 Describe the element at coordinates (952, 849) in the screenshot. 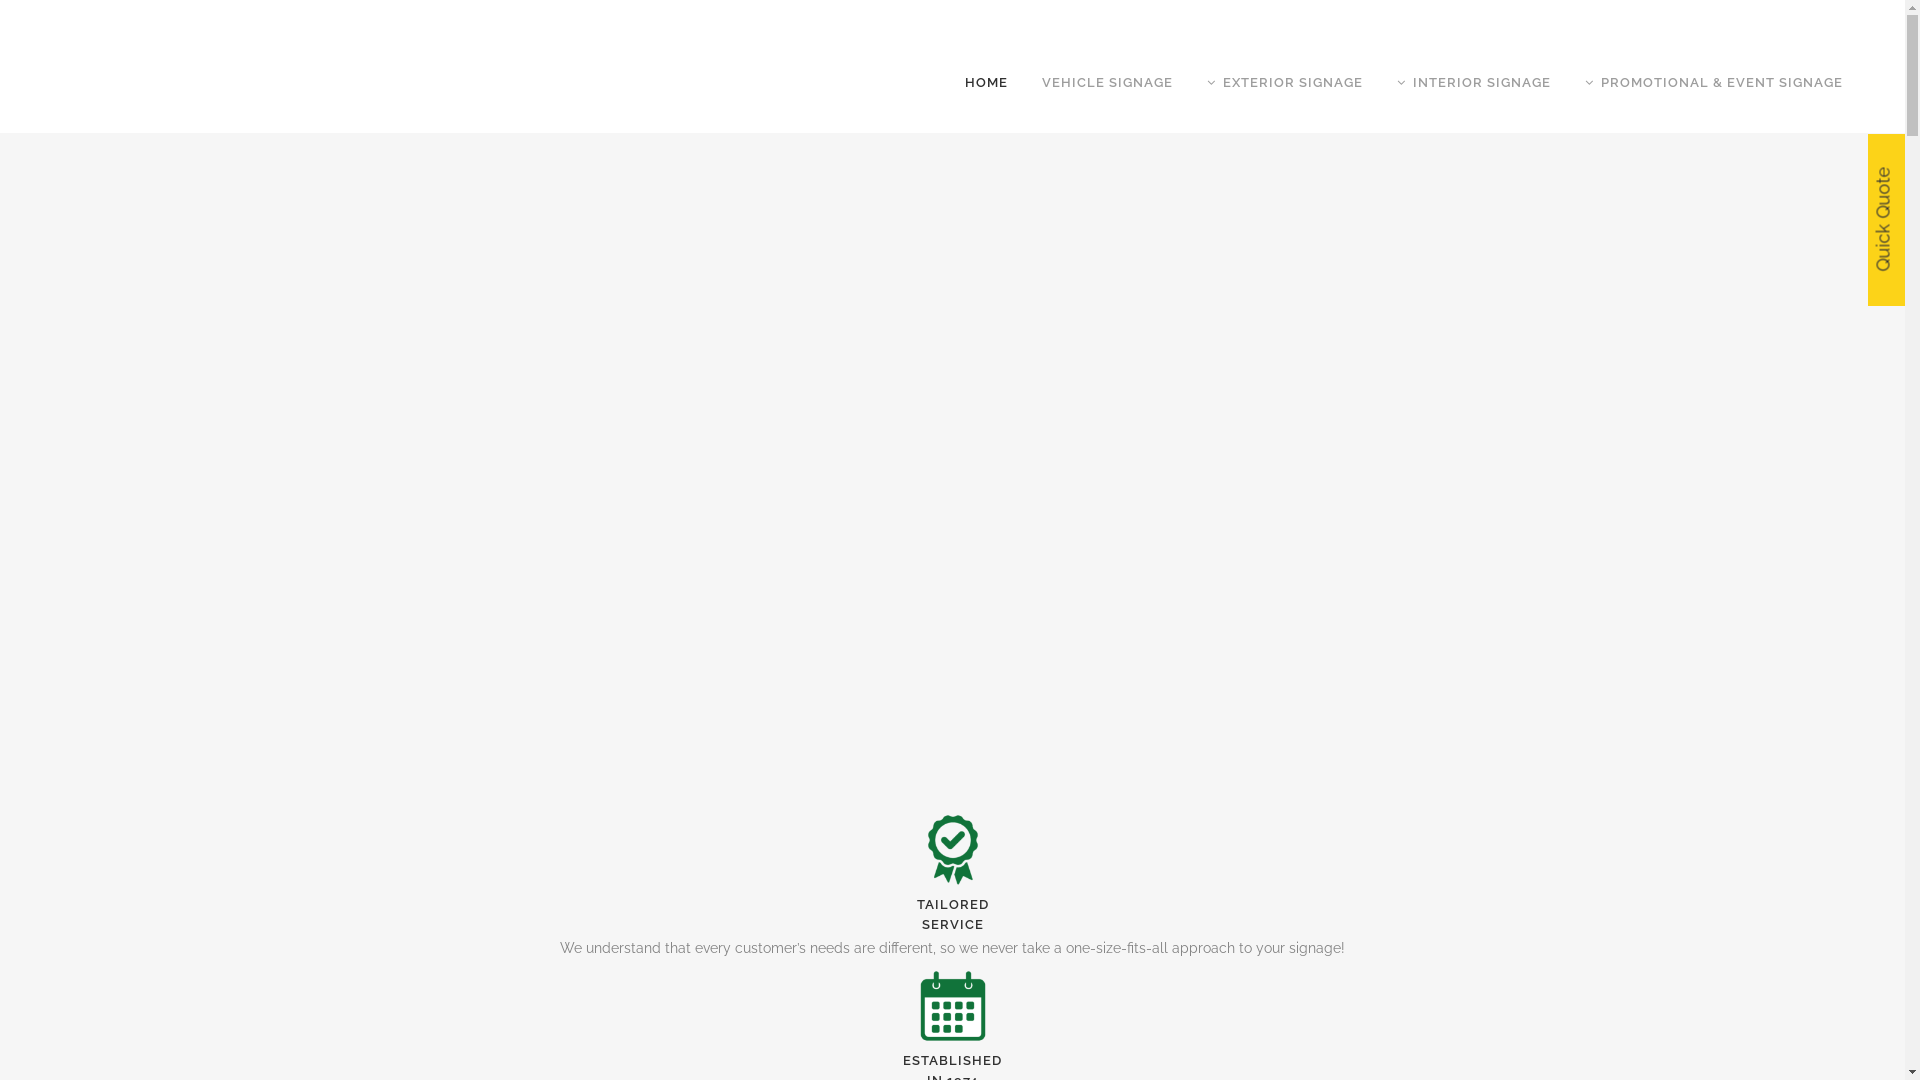

I see `'pod_web1'` at that location.